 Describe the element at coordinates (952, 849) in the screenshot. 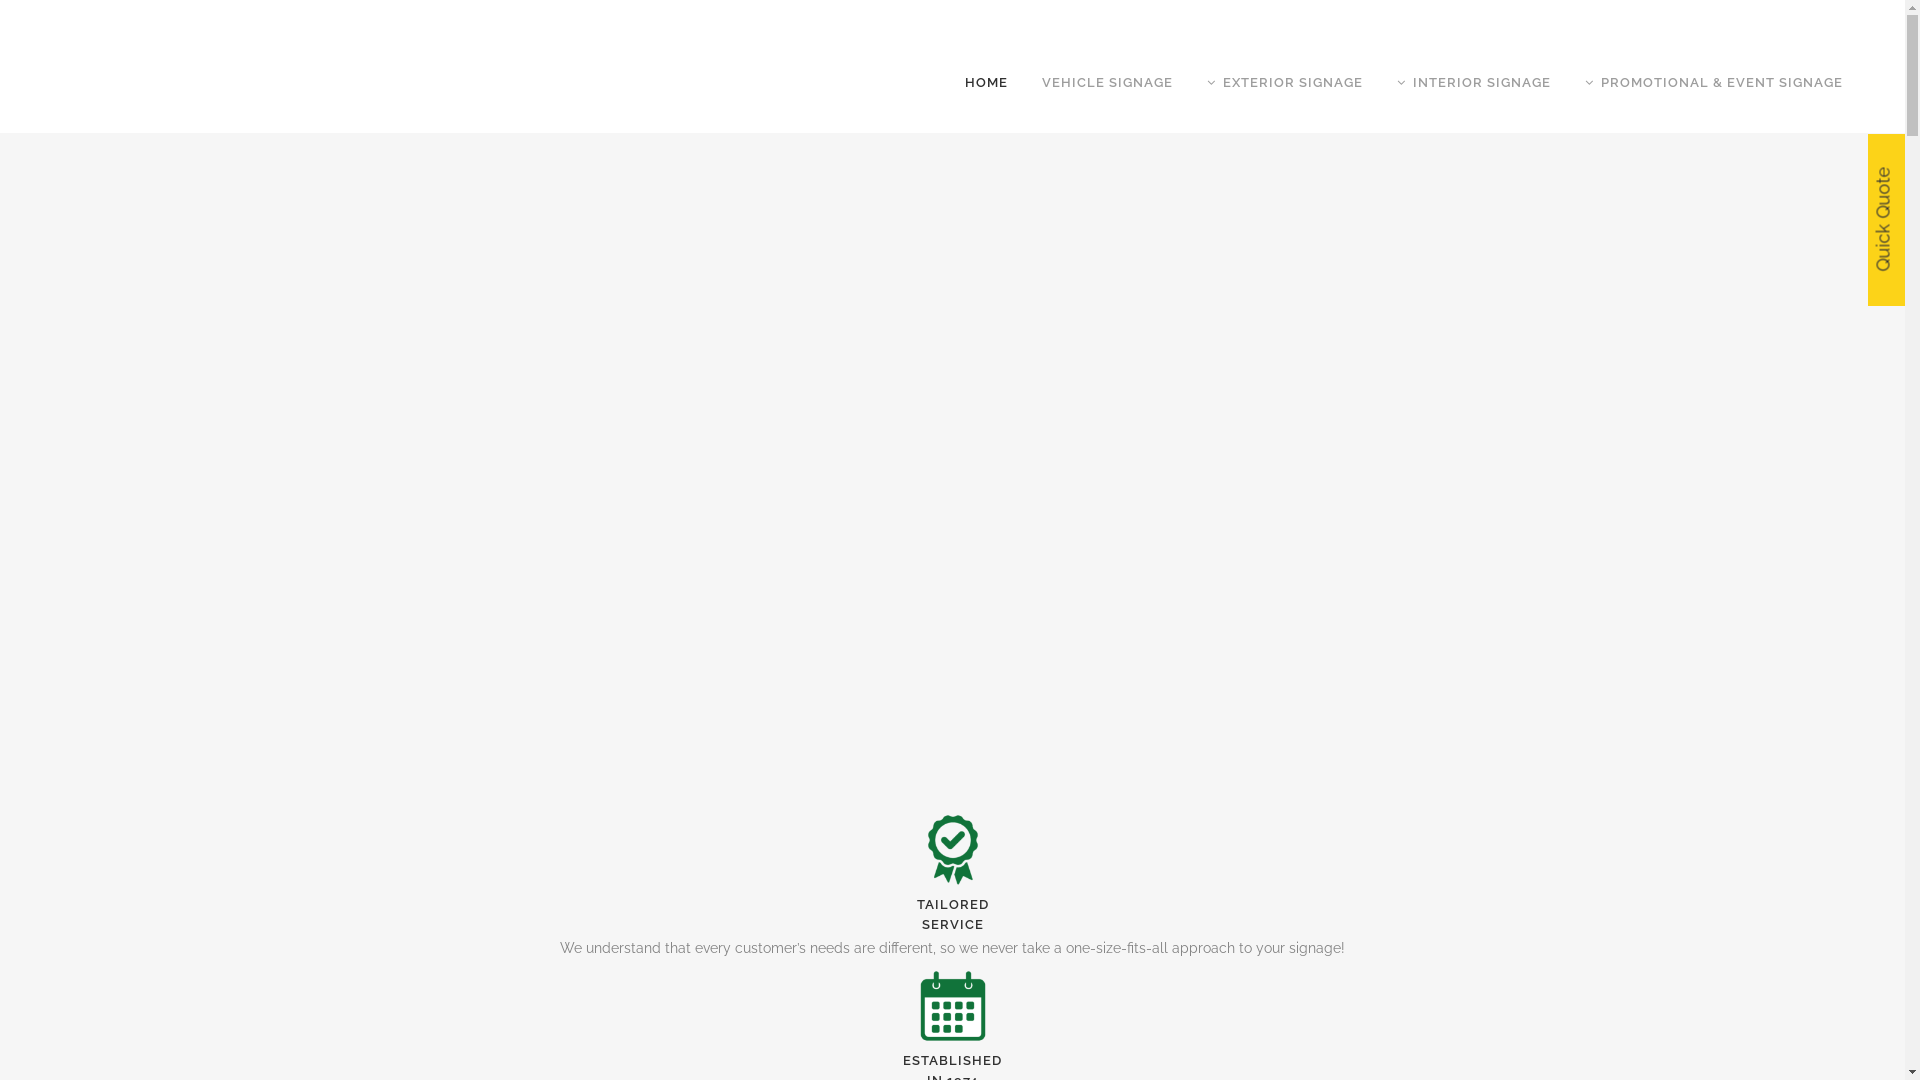

I see `'pod_web1'` at that location.